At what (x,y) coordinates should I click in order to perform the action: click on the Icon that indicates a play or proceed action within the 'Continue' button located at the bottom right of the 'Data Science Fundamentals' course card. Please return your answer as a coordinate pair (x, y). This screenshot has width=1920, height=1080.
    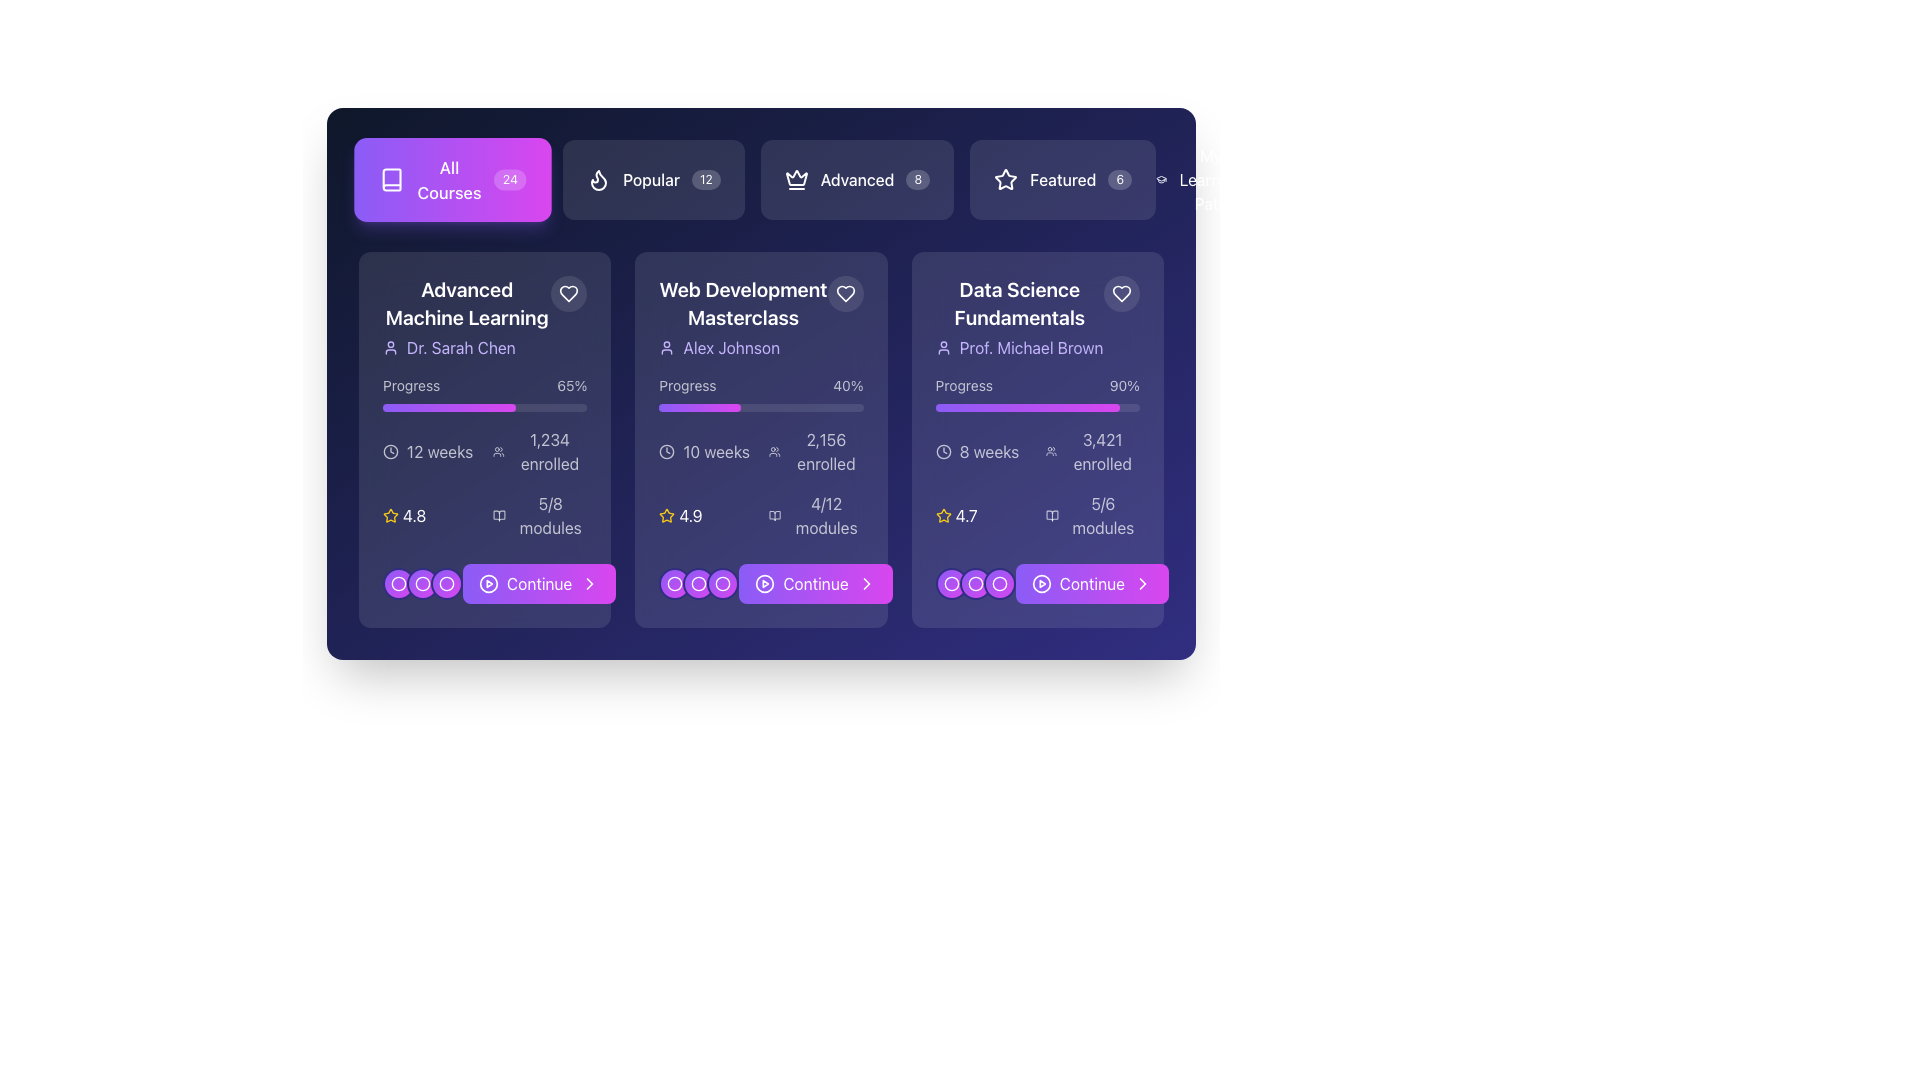
    Looking at the image, I should click on (1040, 583).